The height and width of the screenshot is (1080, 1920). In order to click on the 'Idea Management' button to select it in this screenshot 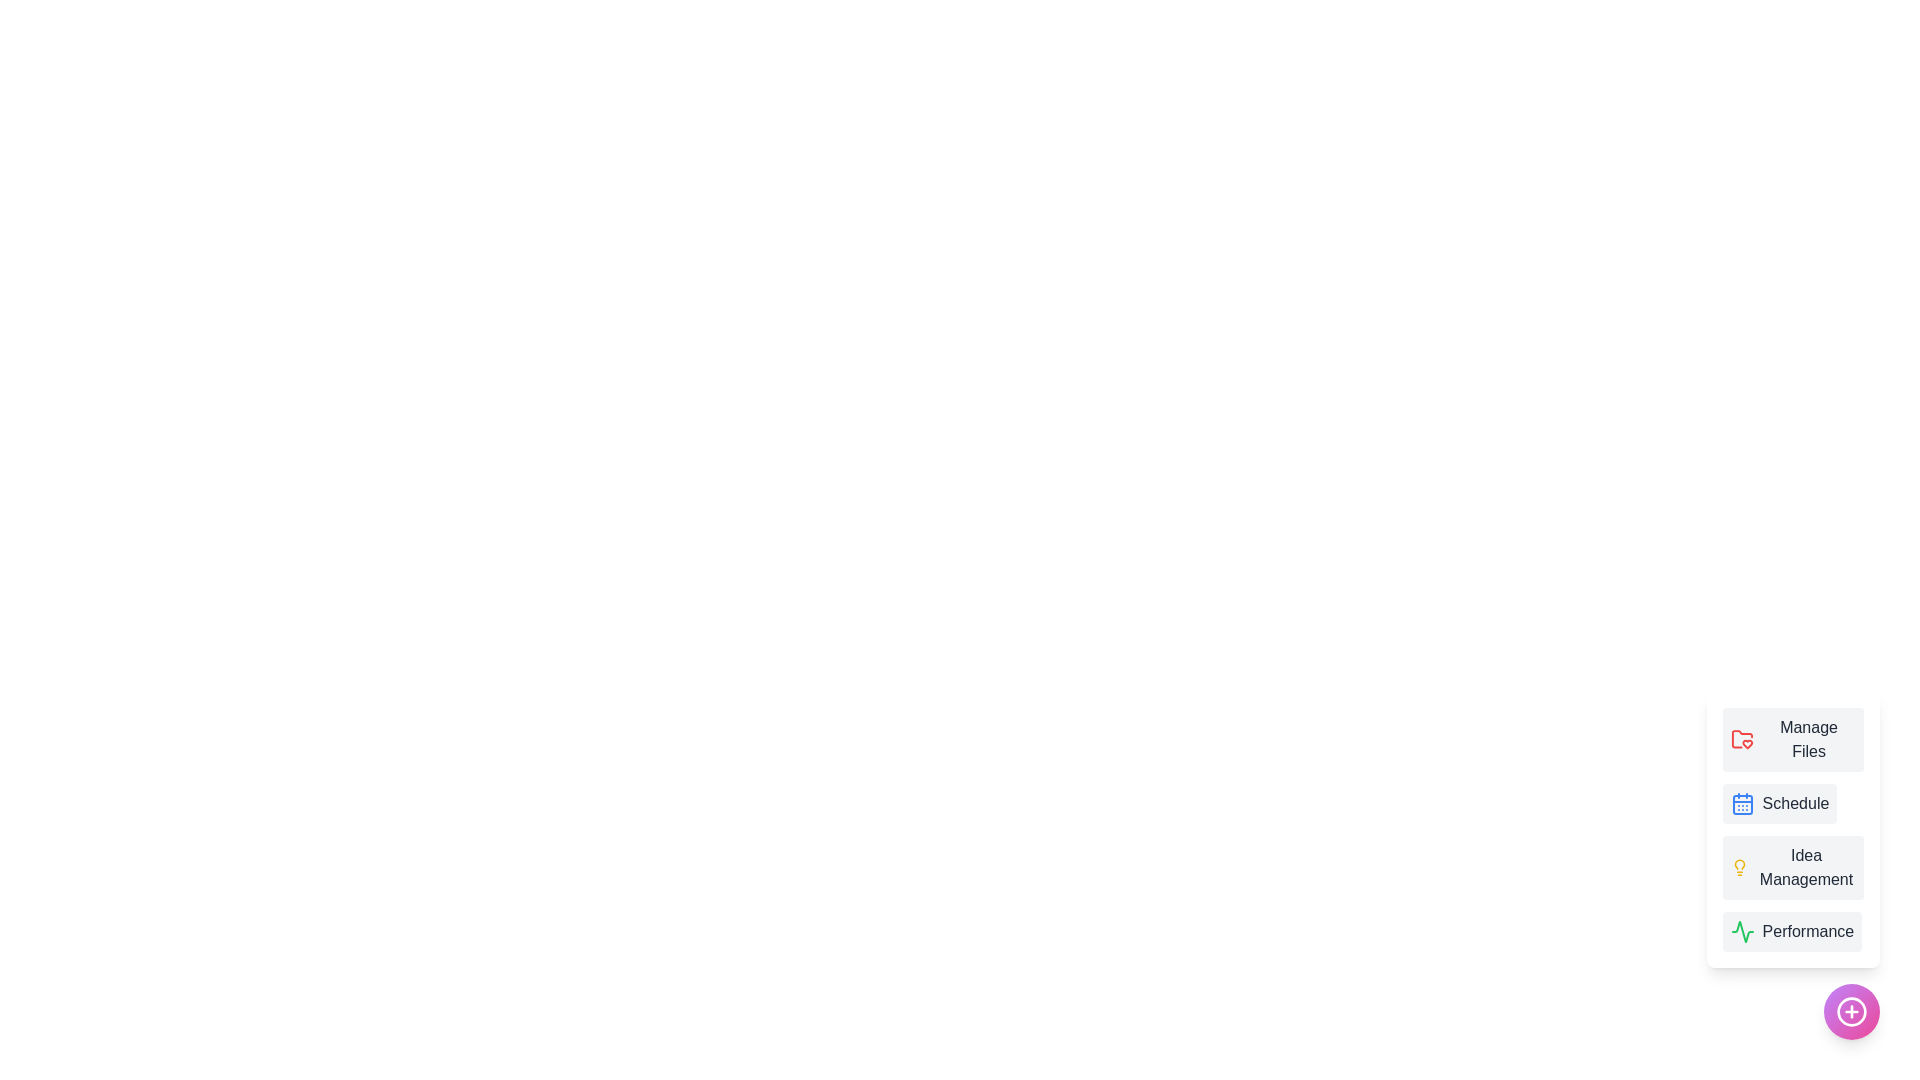, I will do `click(1793, 866)`.